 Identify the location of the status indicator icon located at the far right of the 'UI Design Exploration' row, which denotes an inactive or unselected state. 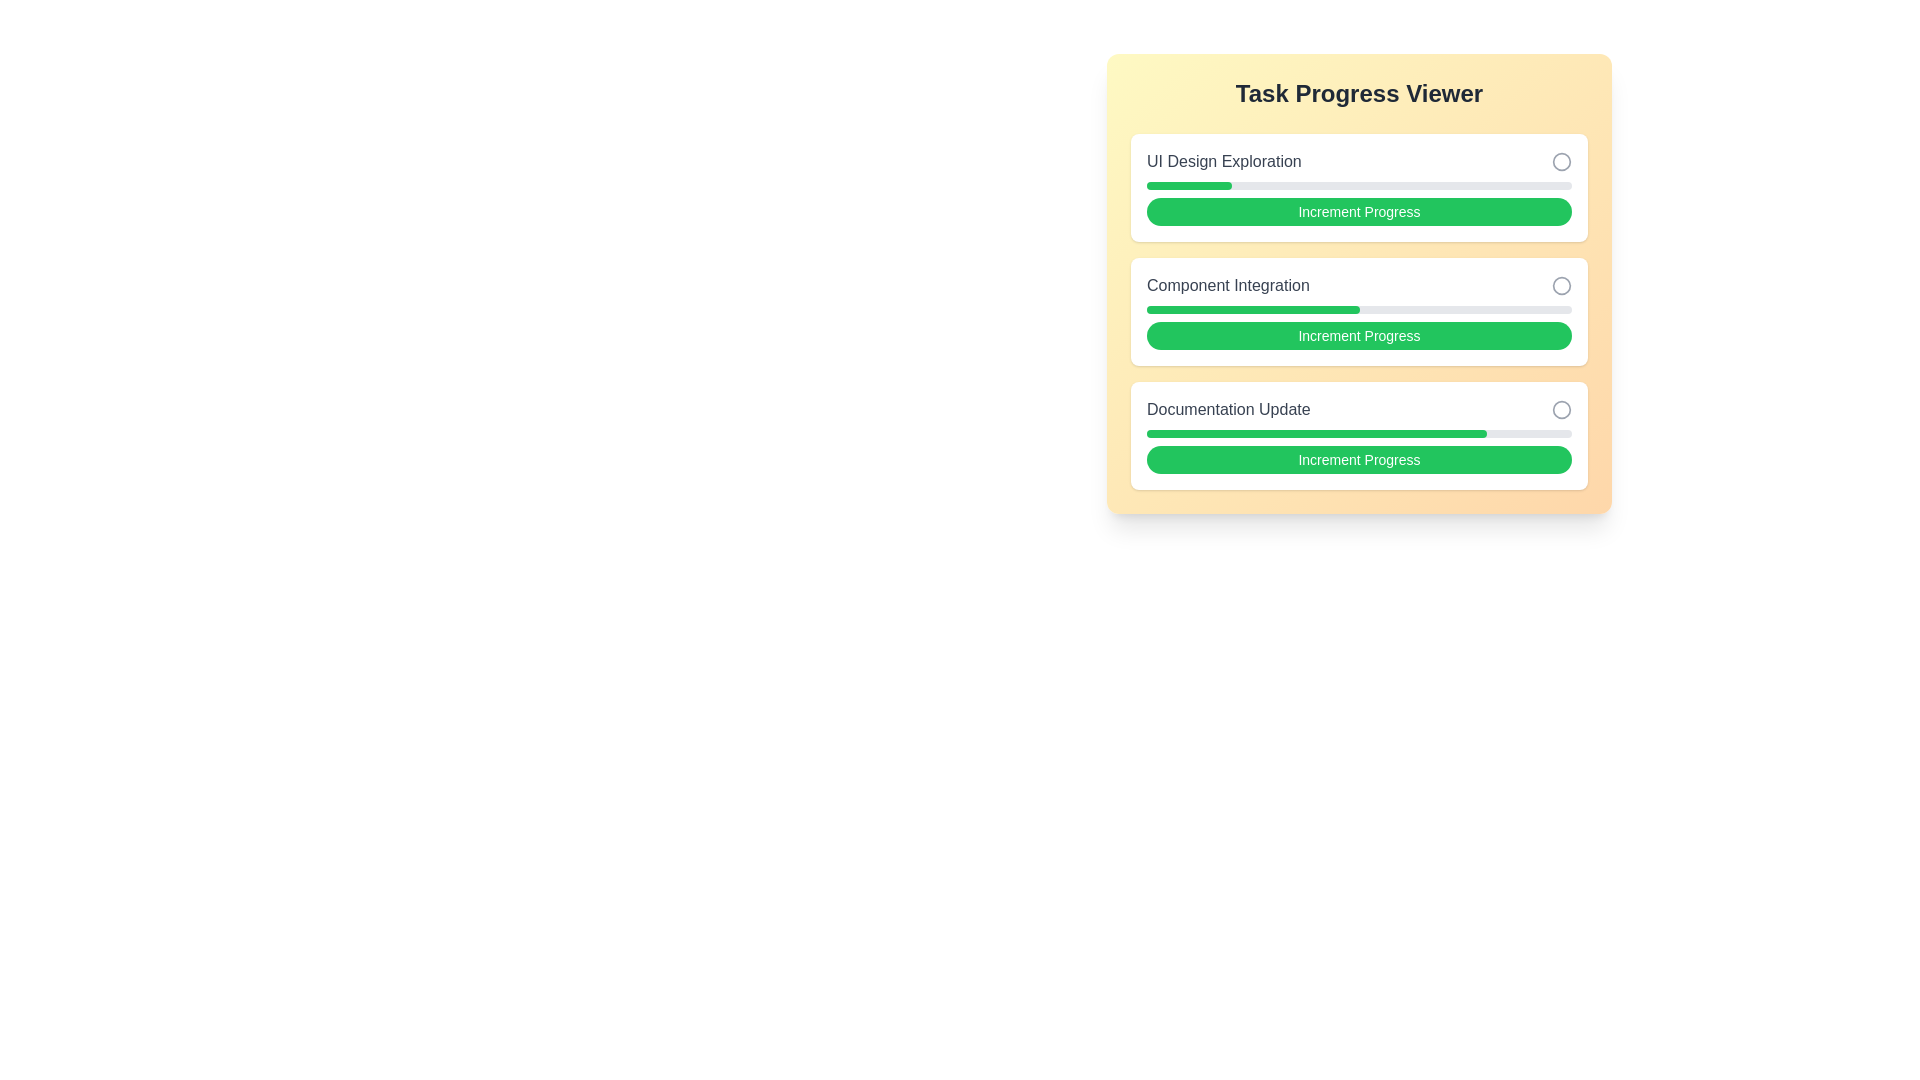
(1560, 161).